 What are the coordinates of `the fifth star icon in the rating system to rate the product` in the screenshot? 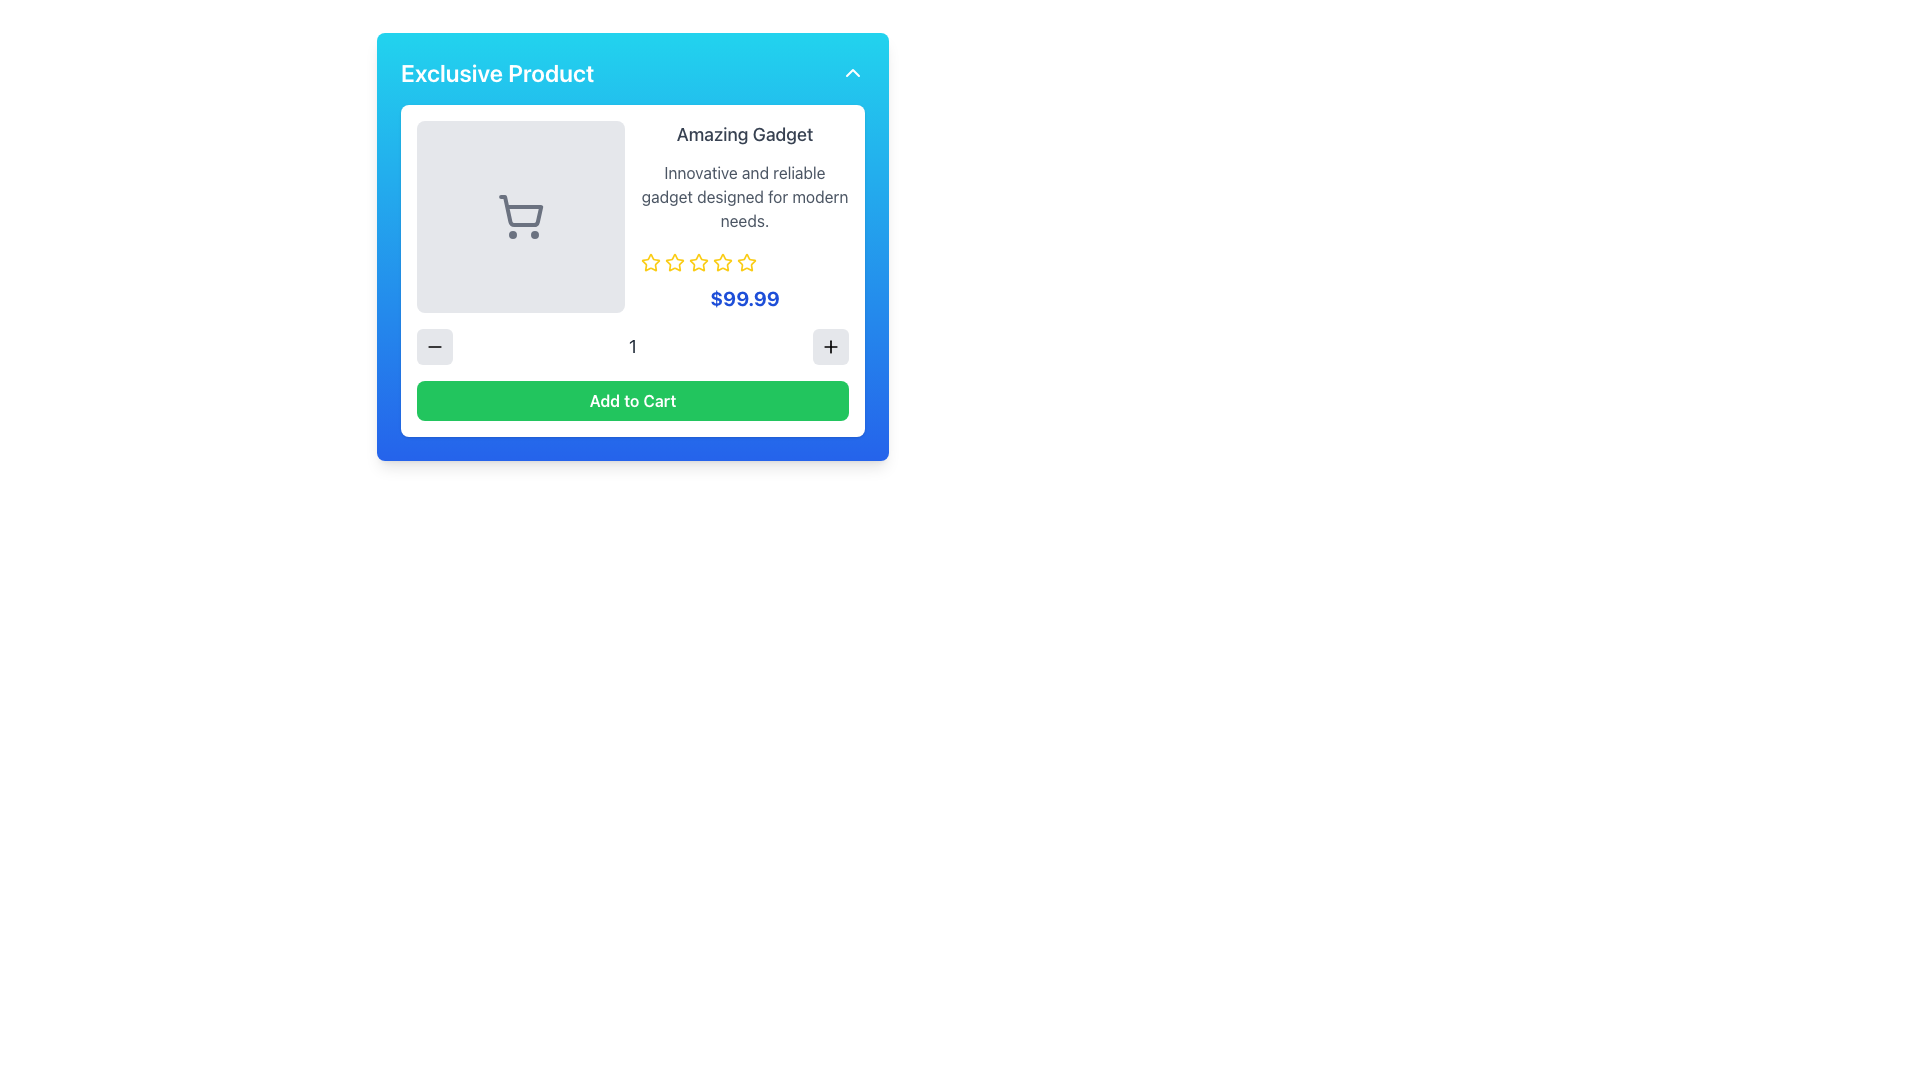 It's located at (699, 261).